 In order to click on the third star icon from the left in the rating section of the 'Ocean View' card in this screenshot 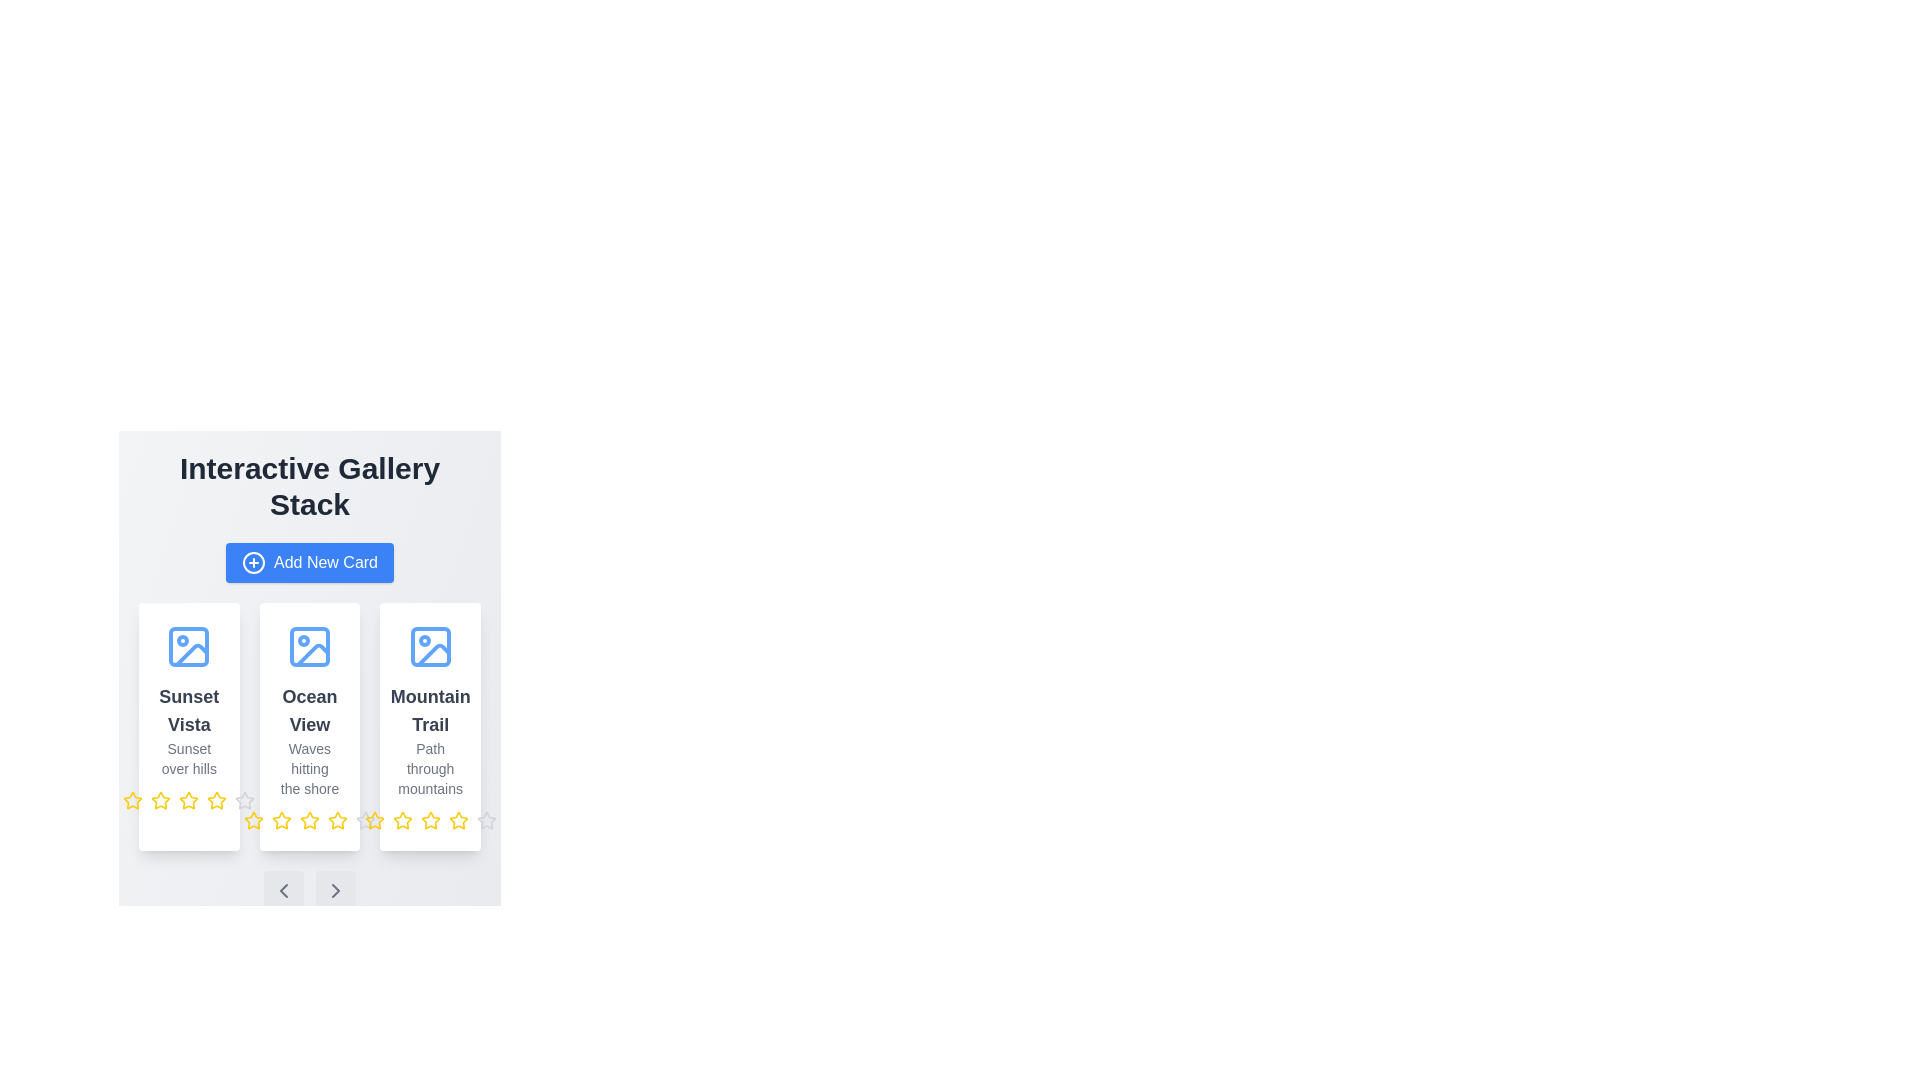, I will do `click(309, 820)`.